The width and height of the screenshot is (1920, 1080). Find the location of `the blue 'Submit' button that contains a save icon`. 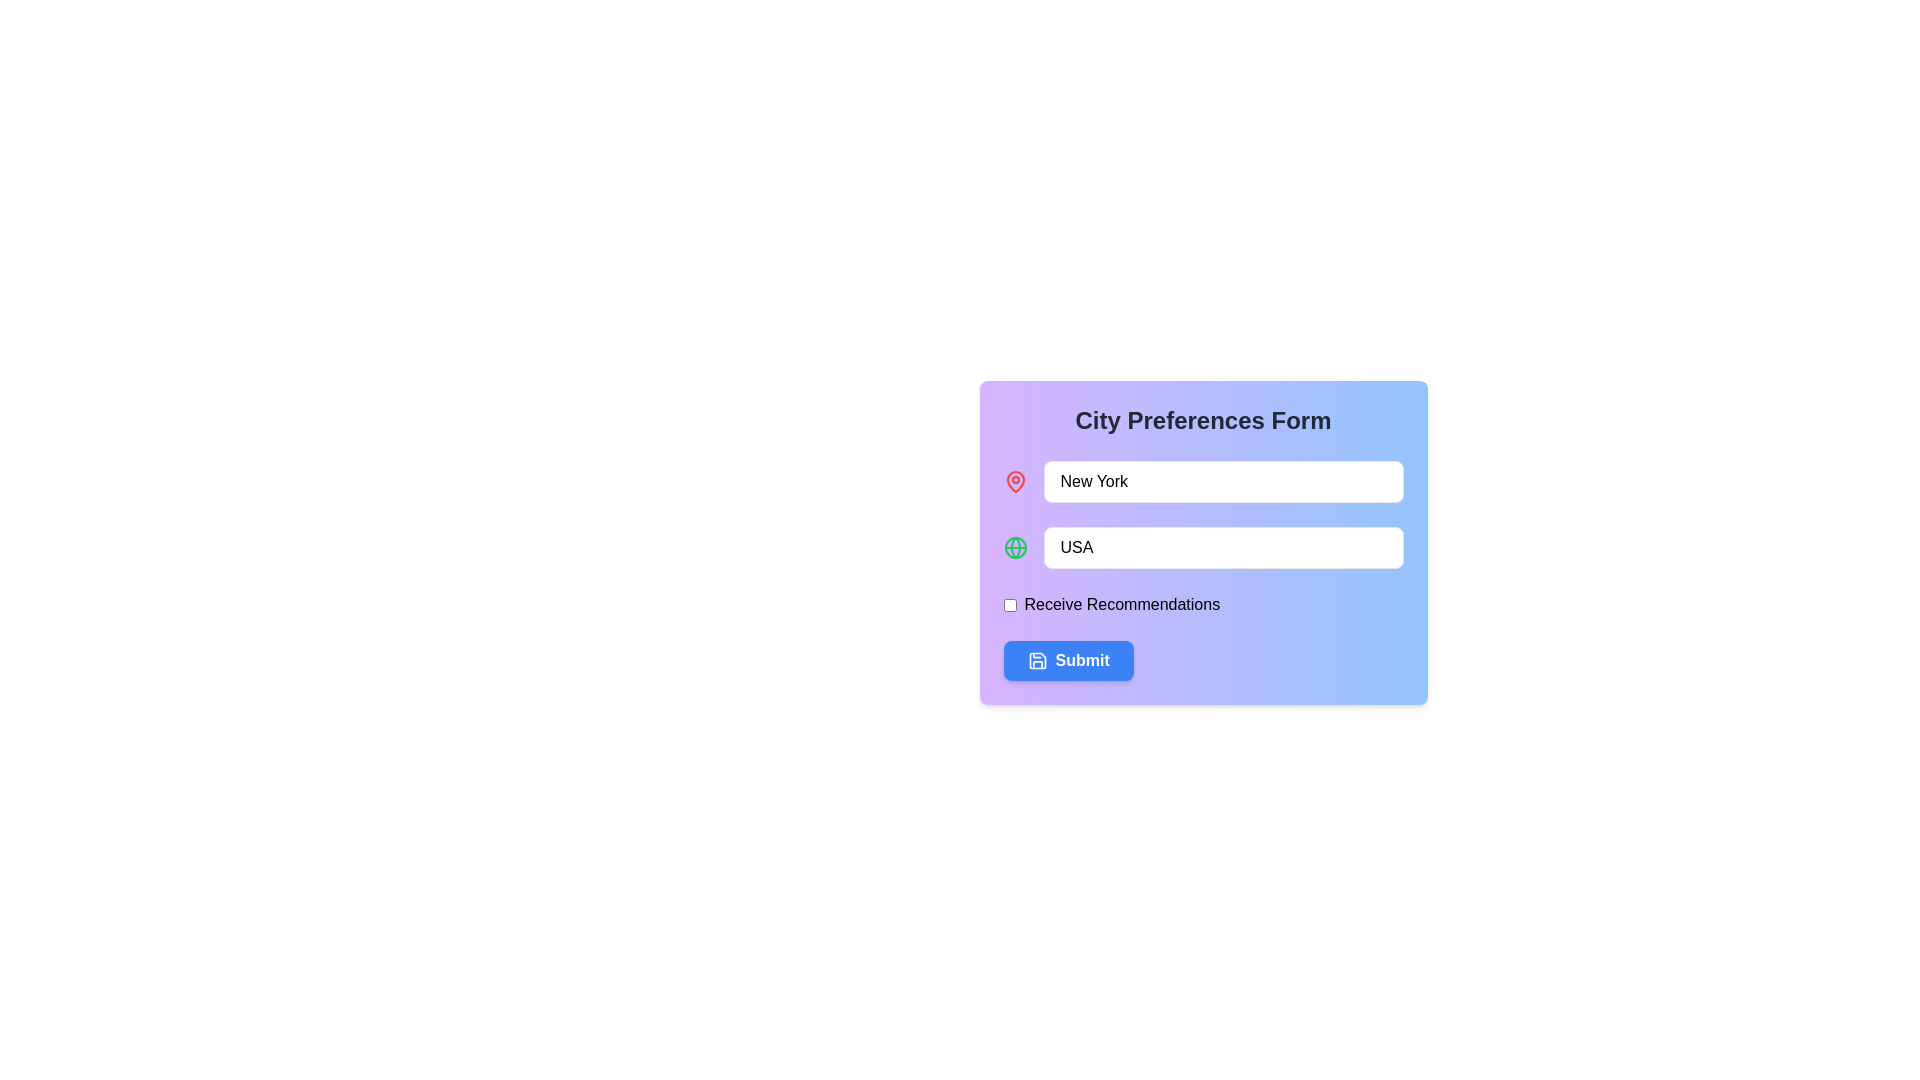

the blue 'Submit' button that contains a save icon is located at coordinates (1037, 660).